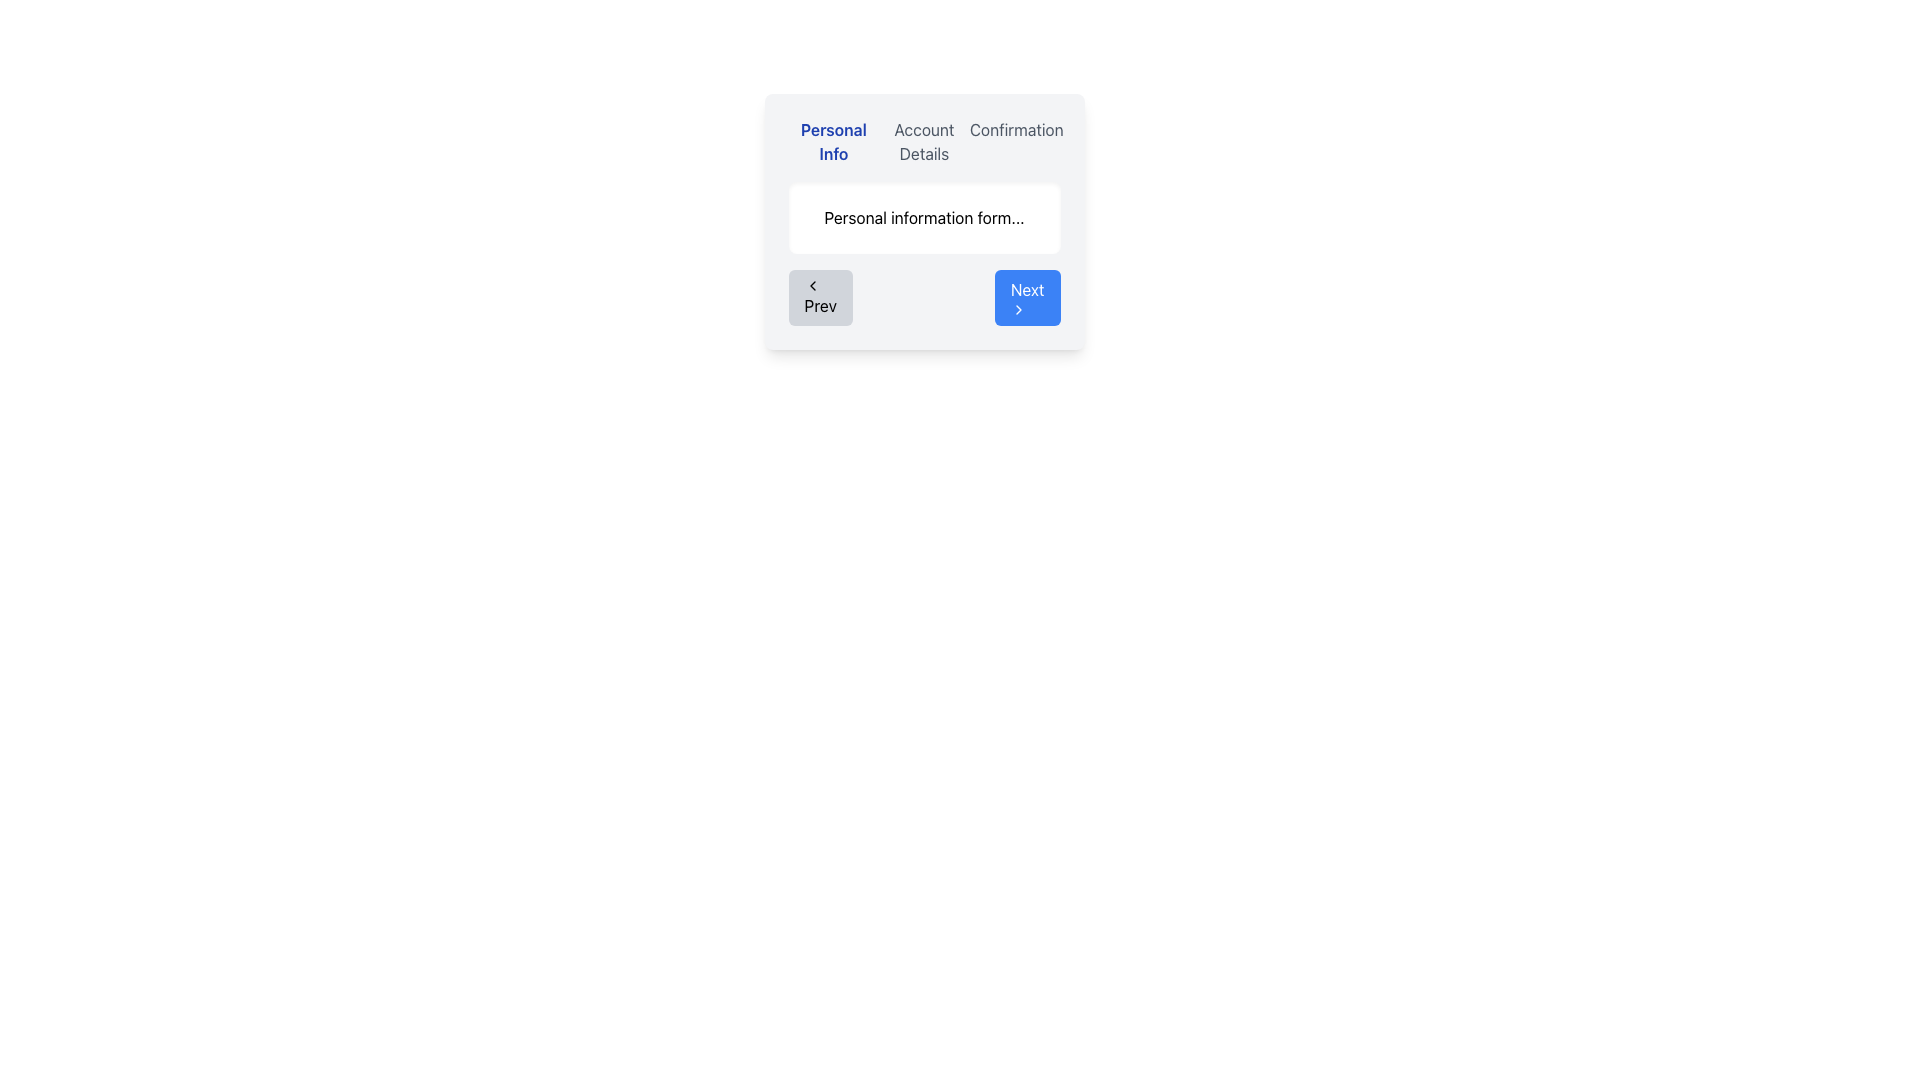  Describe the element at coordinates (812, 285) in the screenshot. I see `the small left arrow icon within the 'Prev' button located at the bottom-left corner of the modal interface` at that location.